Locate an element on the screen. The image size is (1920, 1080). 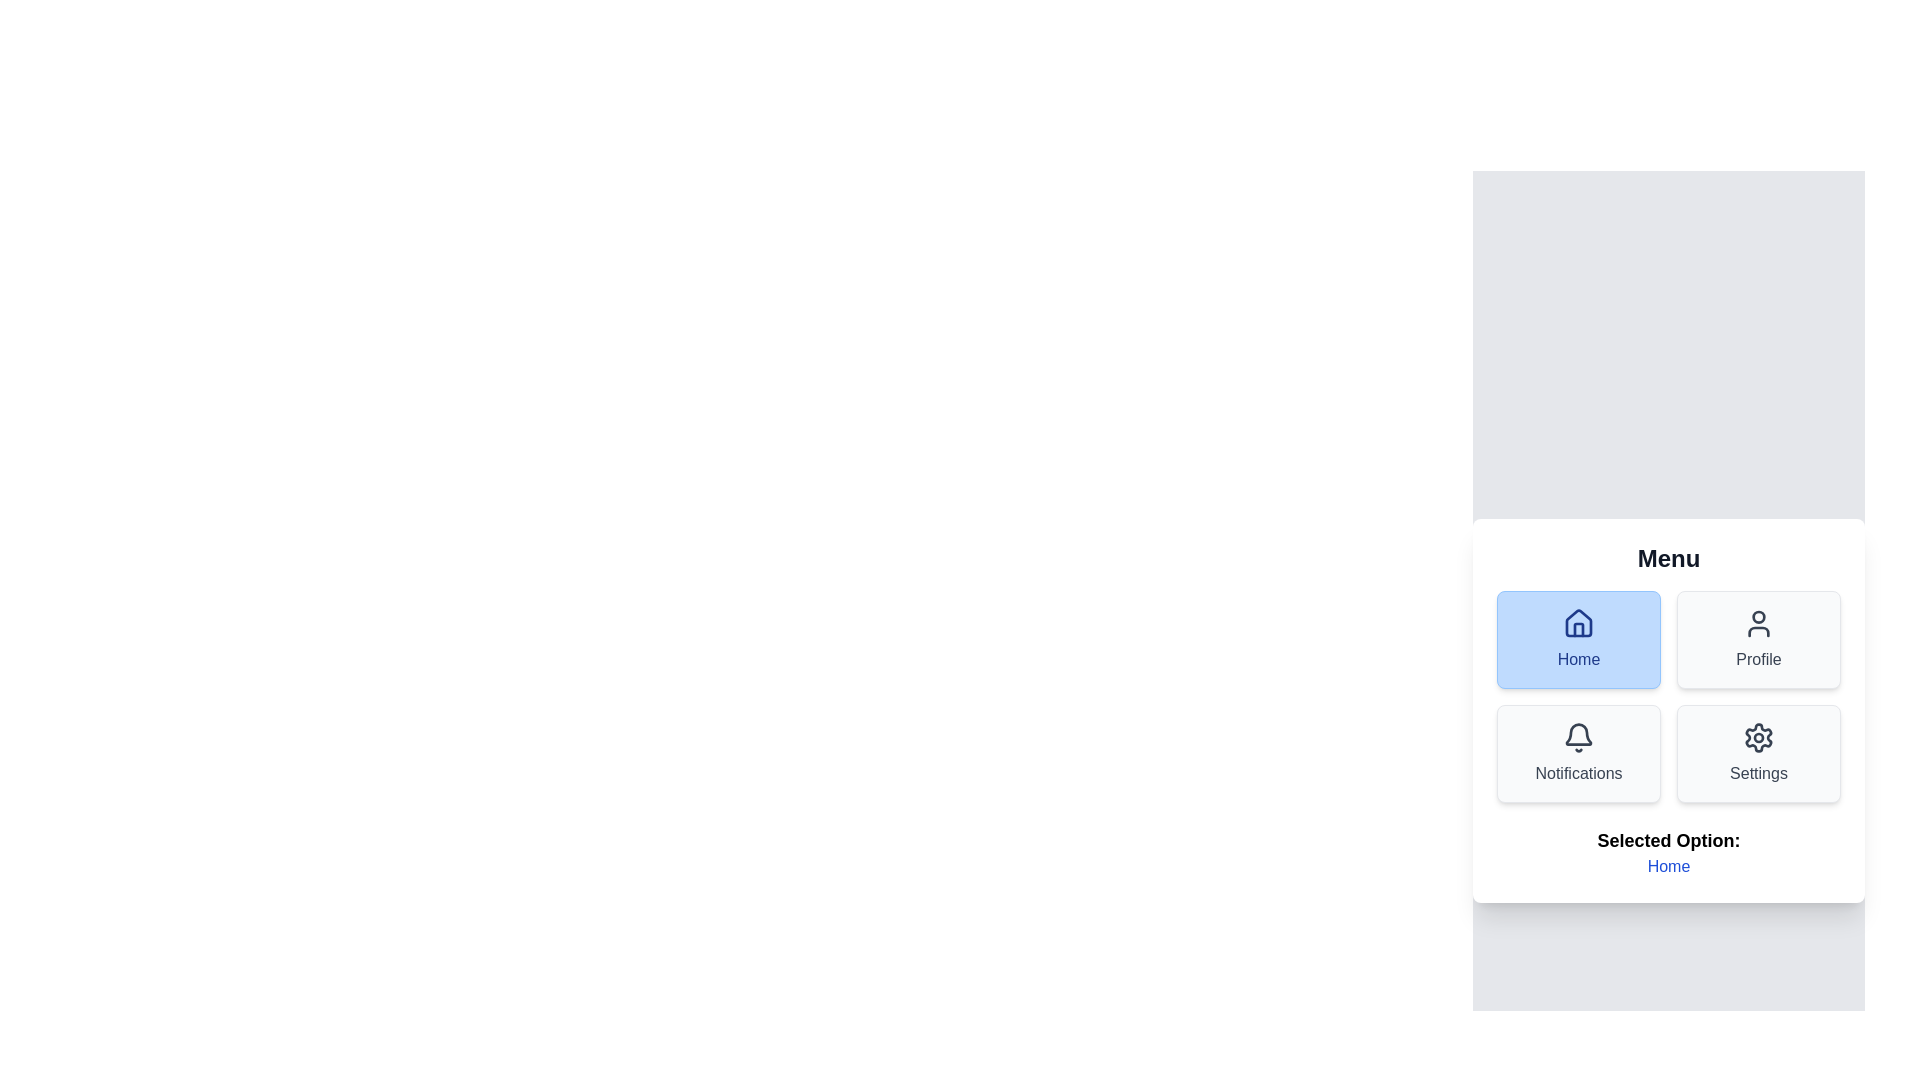
the menu option Home is located at coordinates (1578, 640).